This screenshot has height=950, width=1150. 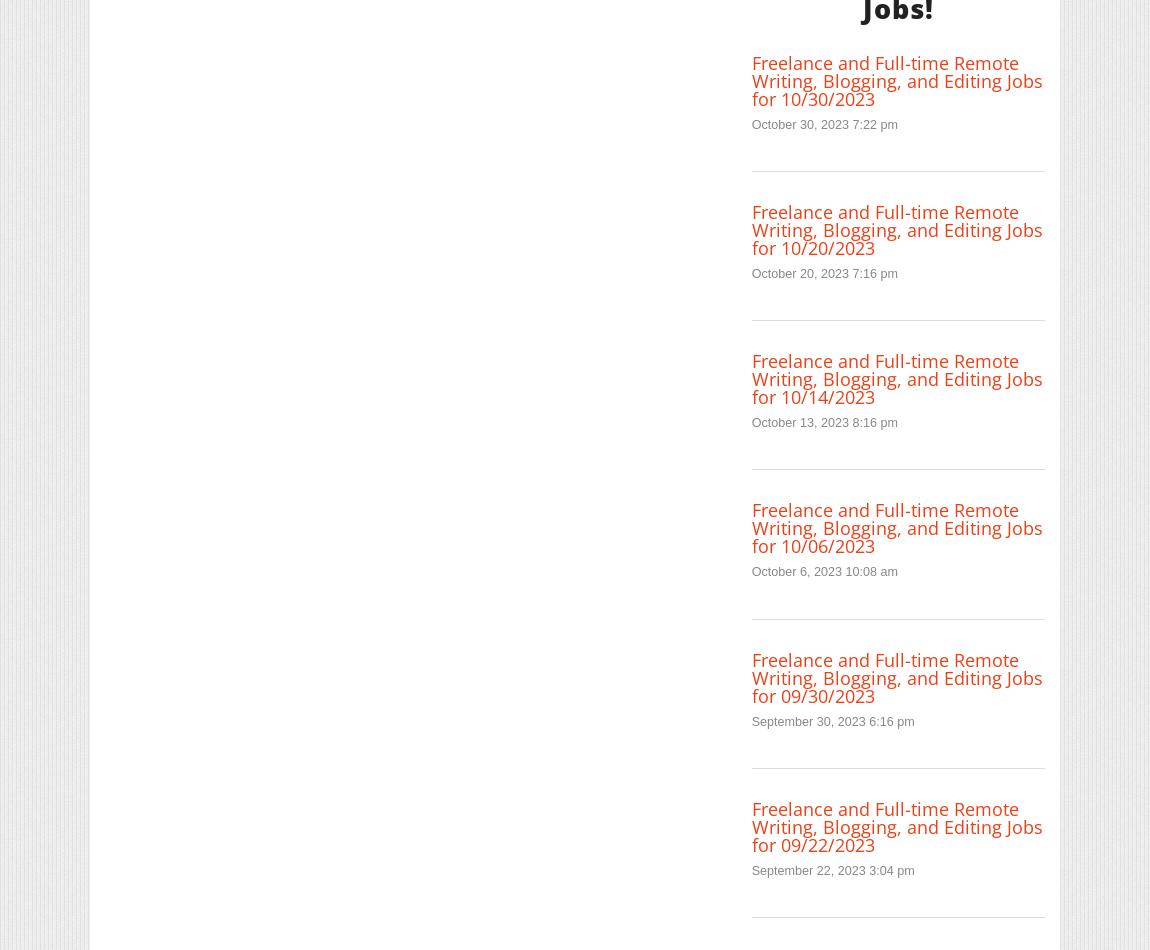 What do you see at coordinates (822, 123) in the screenshot?
I see `'October 30, 2023 7:22 pm'` at bounding box center [822, 123].